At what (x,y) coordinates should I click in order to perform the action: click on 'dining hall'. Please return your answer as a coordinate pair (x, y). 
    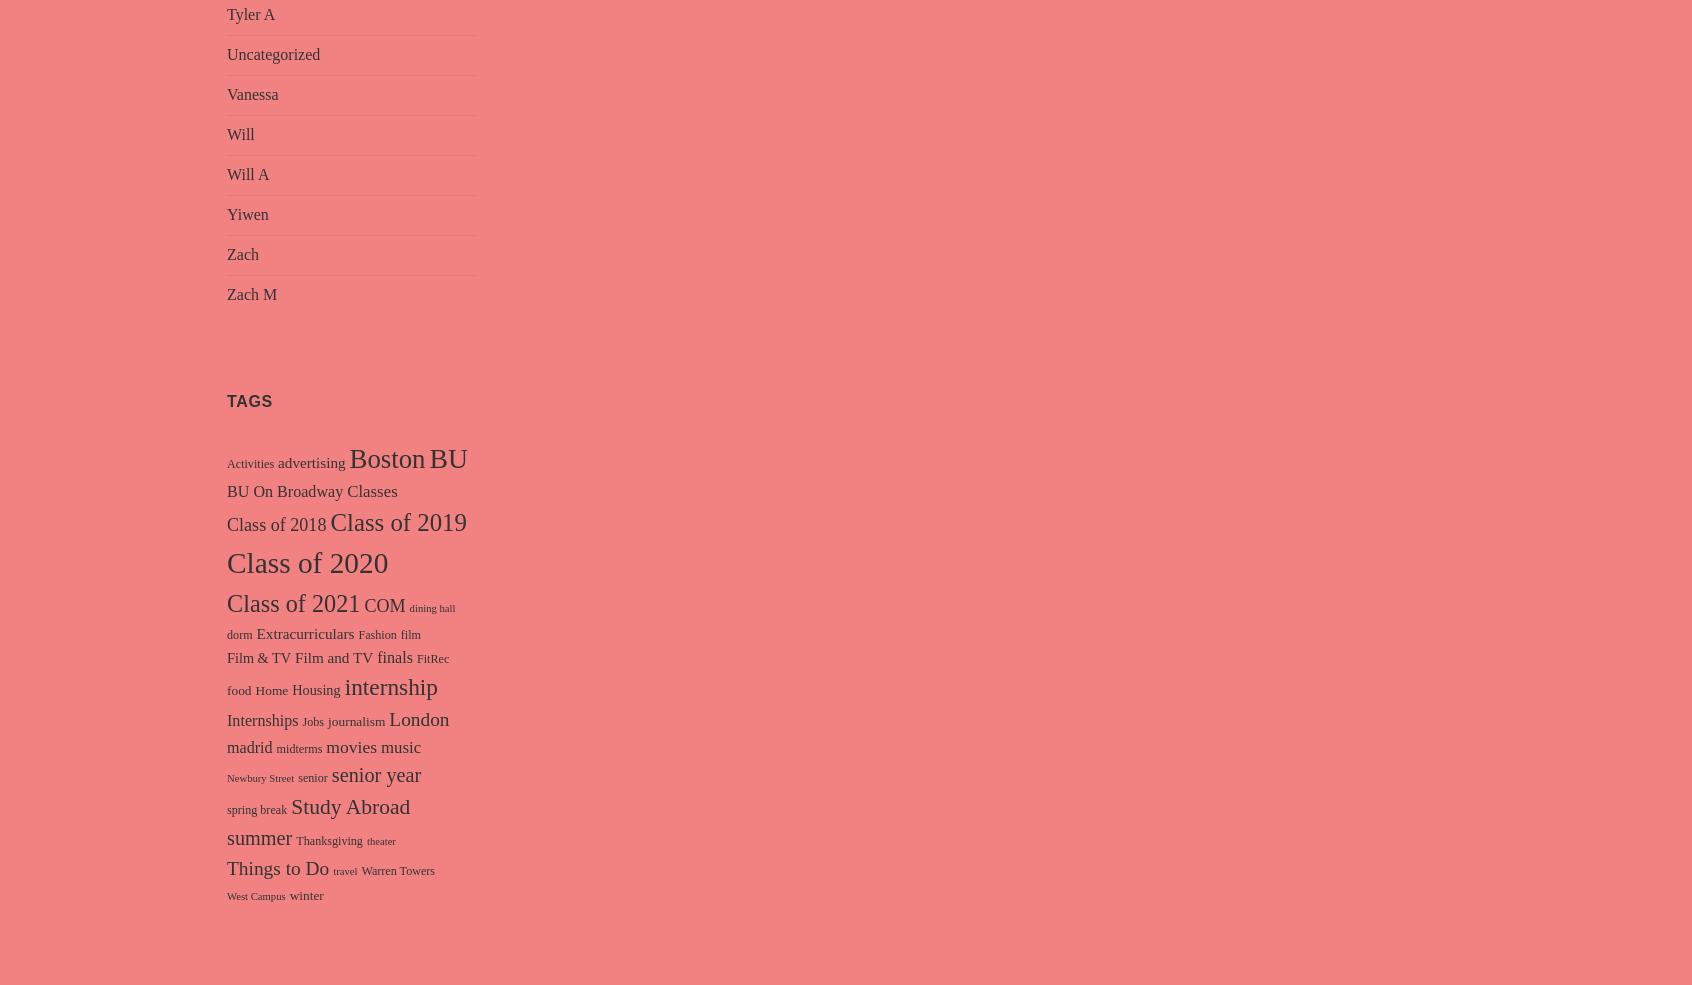
    Looking at the image, I should click on (430, 606).